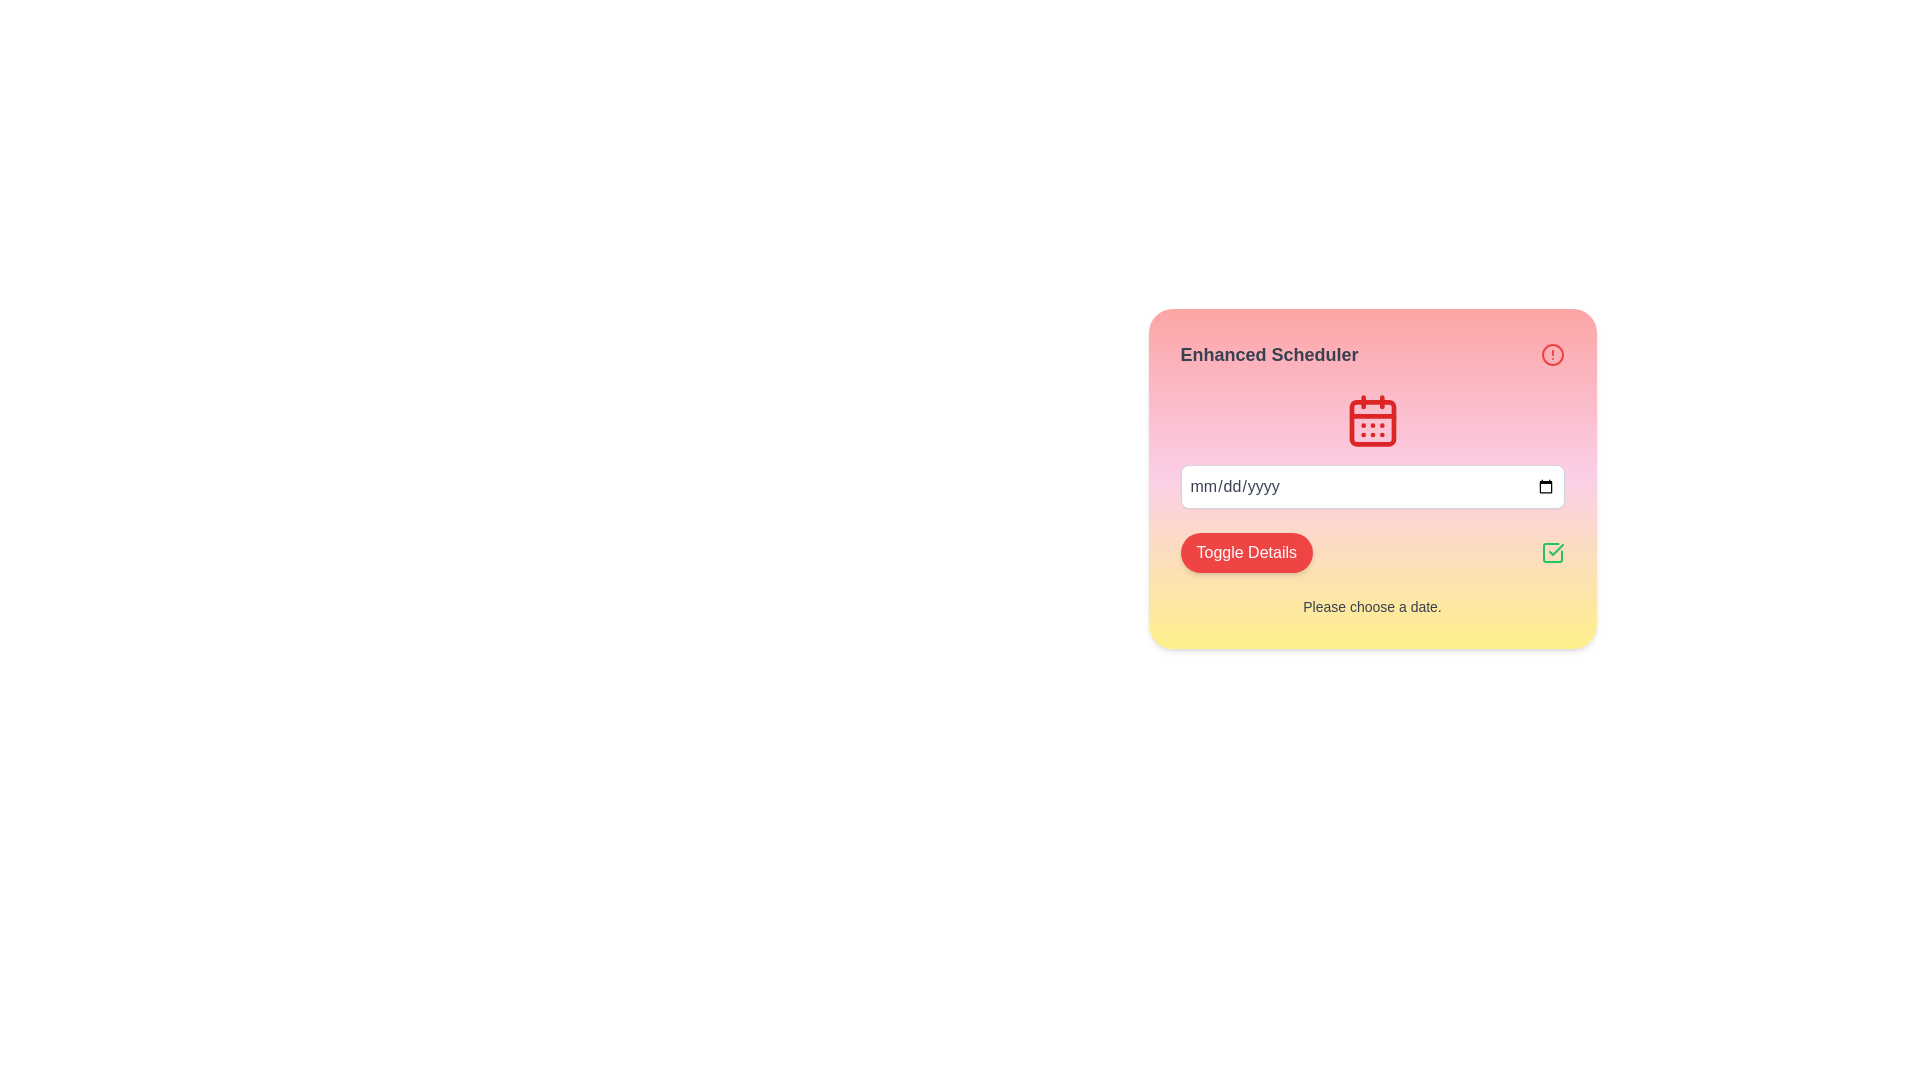  I want to click on the Header Section that displays 'Enhanced Scheduler' in bold, dark gray font on the left and an alert icon in red on the right, so click(1371, 353).